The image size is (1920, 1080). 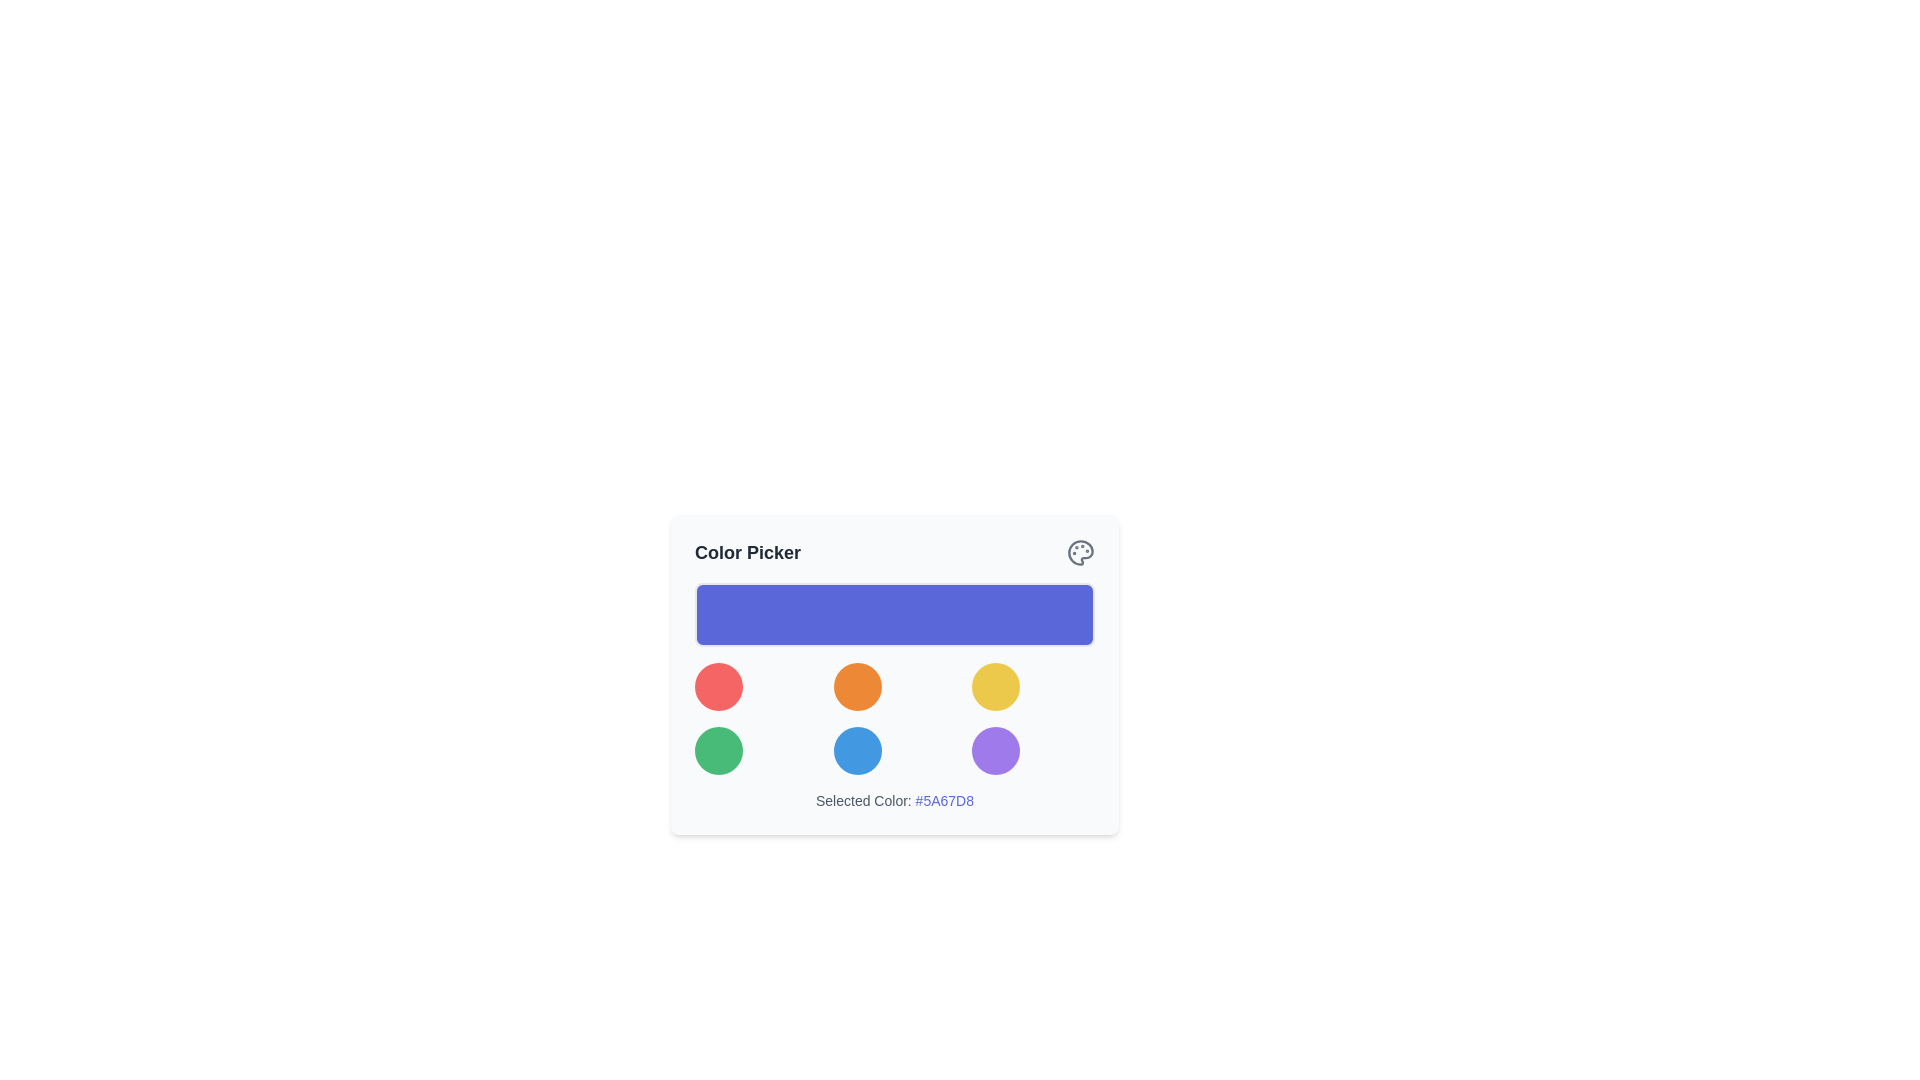 What do you see at coordinates (943, 800) in the screenshot?
I see `the text label that displays the selected color code in the color picker interface, located below the 'Selected Color:' label` at bounding box center [943, 800].